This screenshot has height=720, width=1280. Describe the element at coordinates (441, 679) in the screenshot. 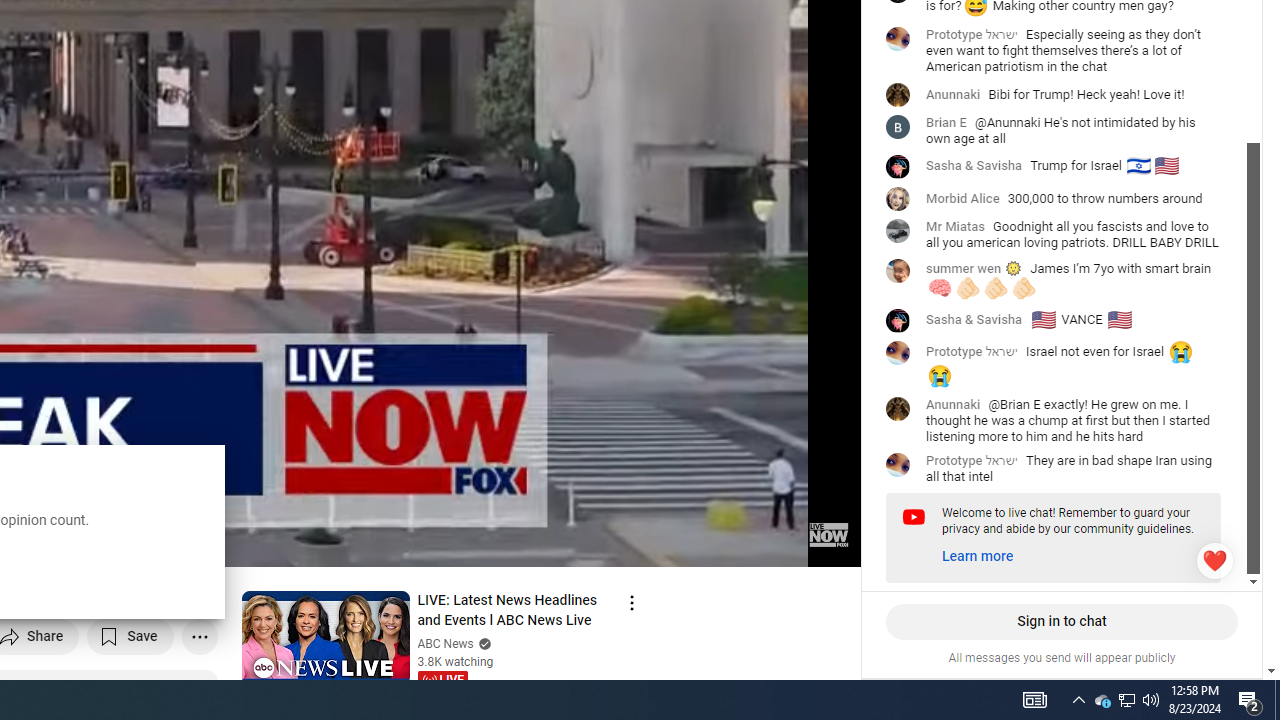

I see `'LIVE'` at that location.